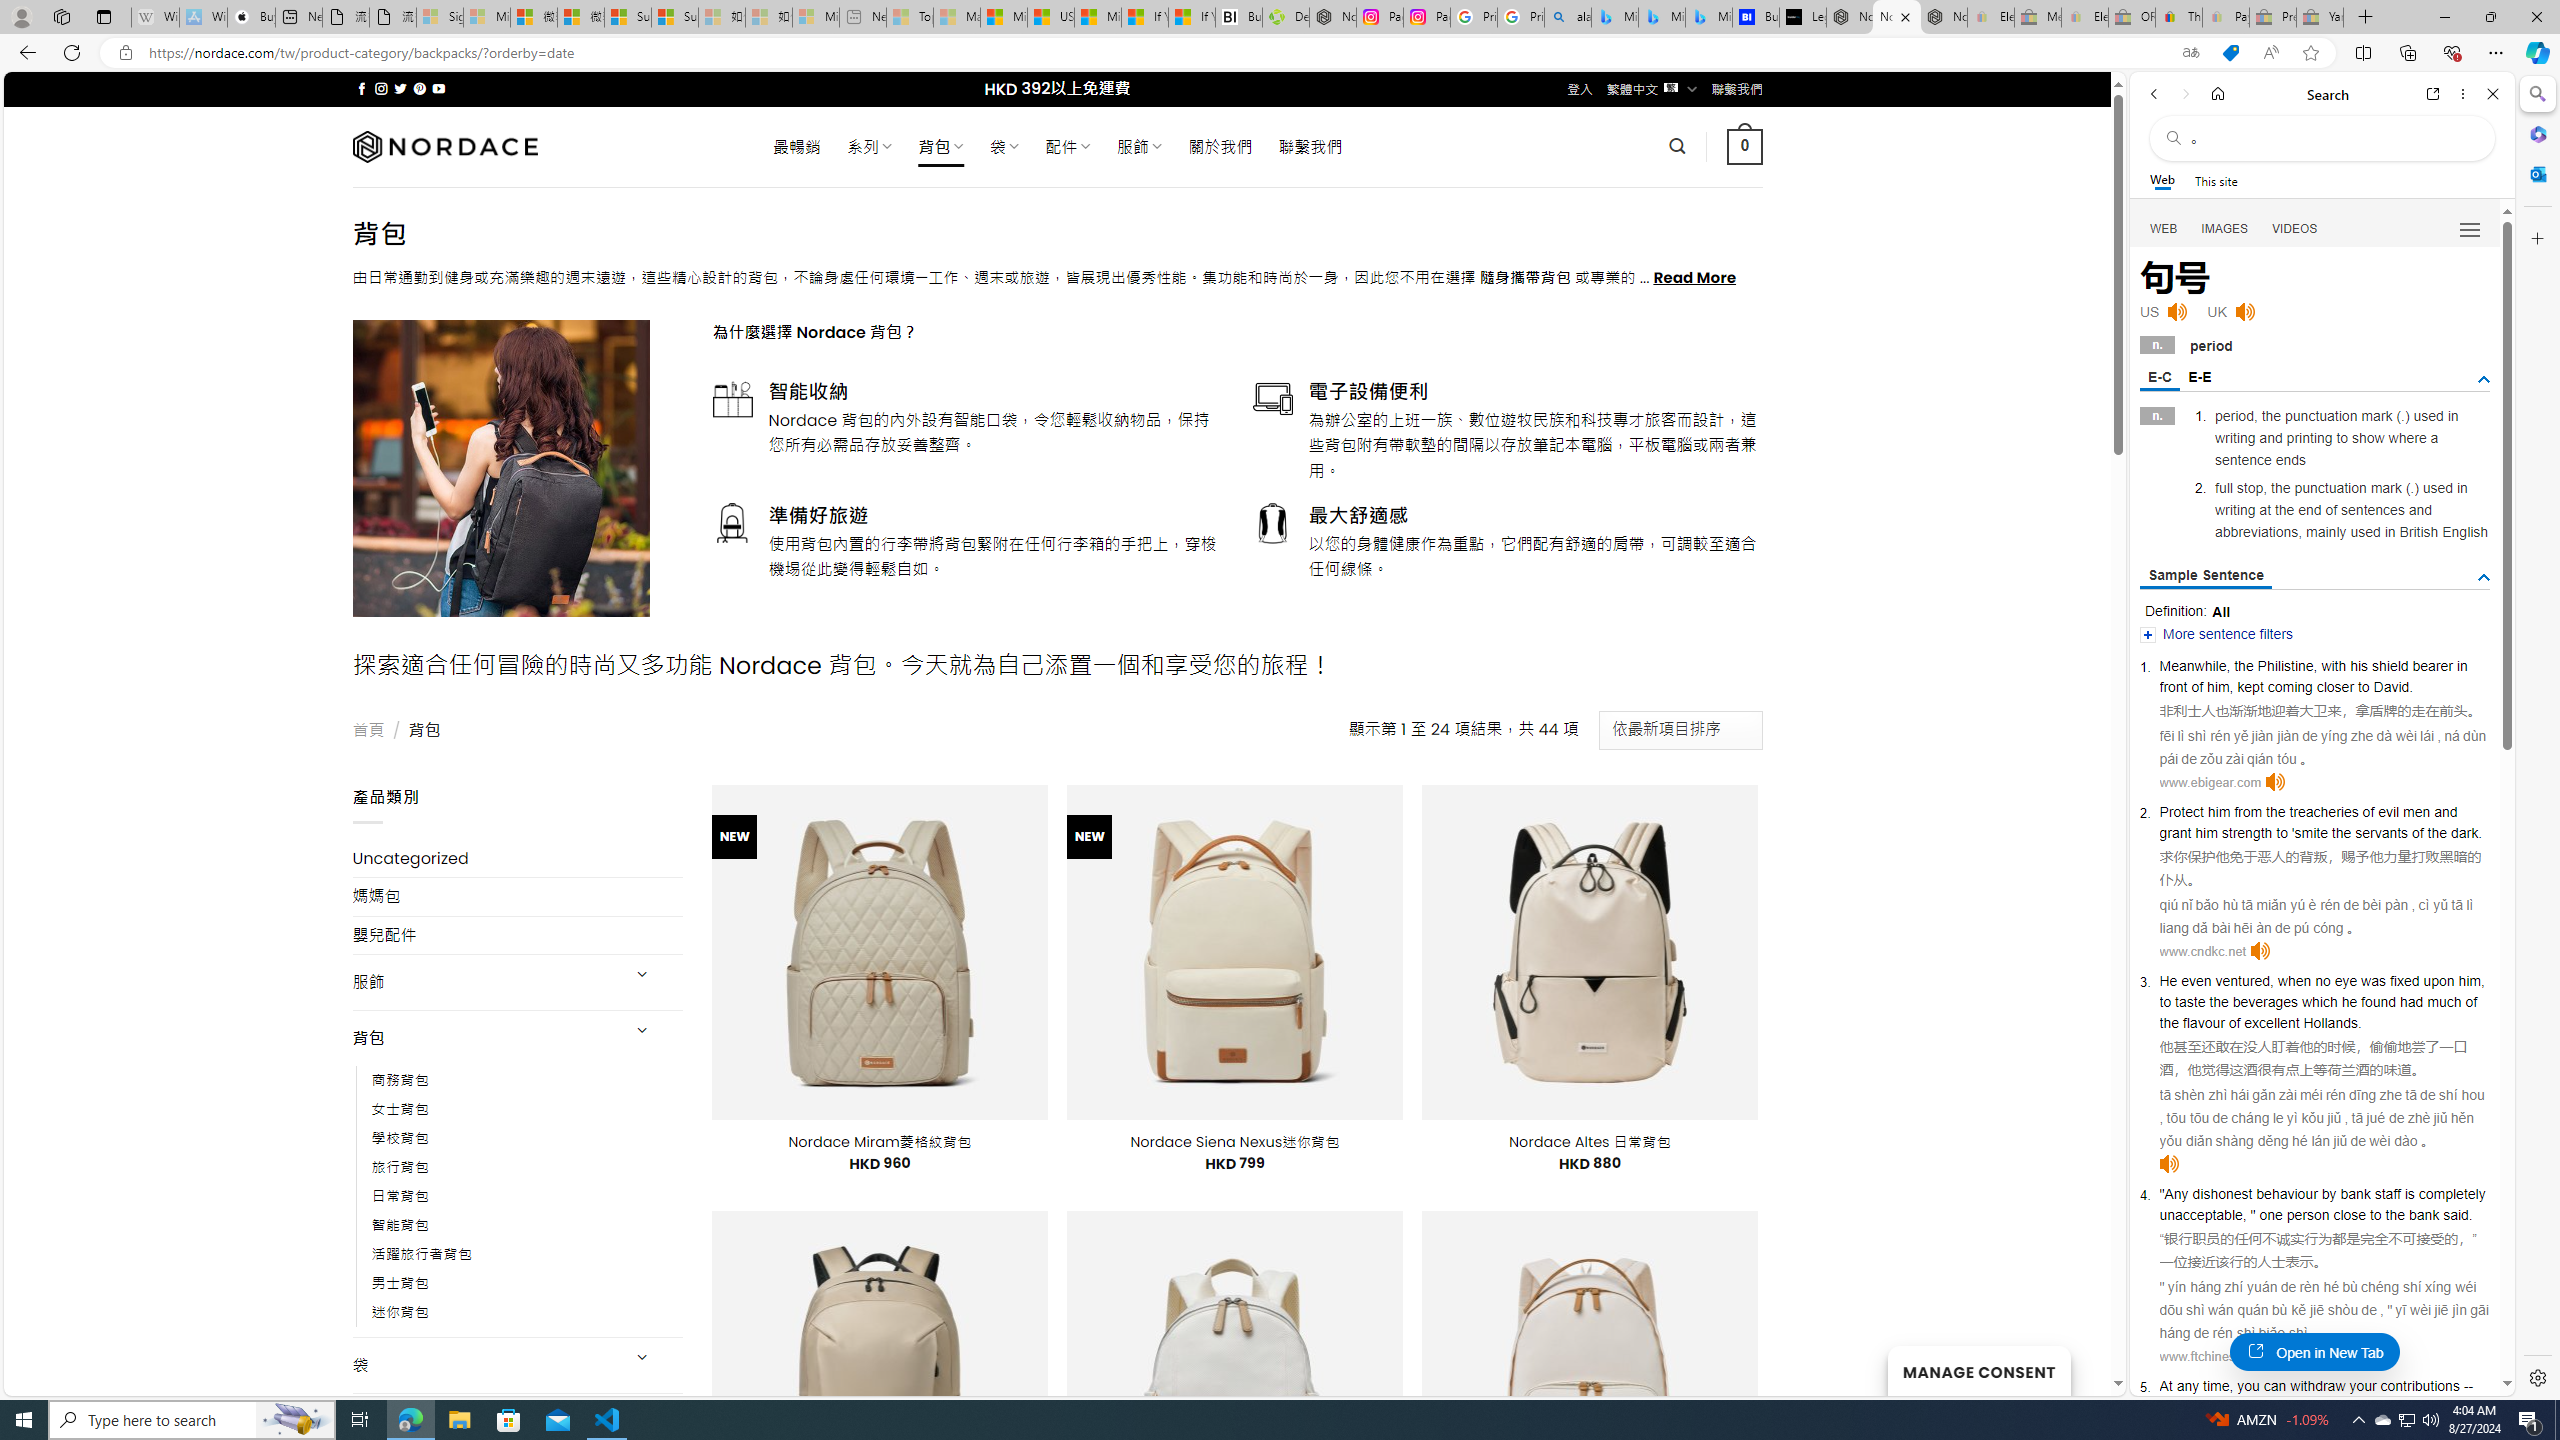 The height and width of the screenshot is (1440, 2560). Describe the element at coordinates (2230, 53) in the screenshot. I see `'This site has coupons! Shopping in Microsoft Edge'` at that location.